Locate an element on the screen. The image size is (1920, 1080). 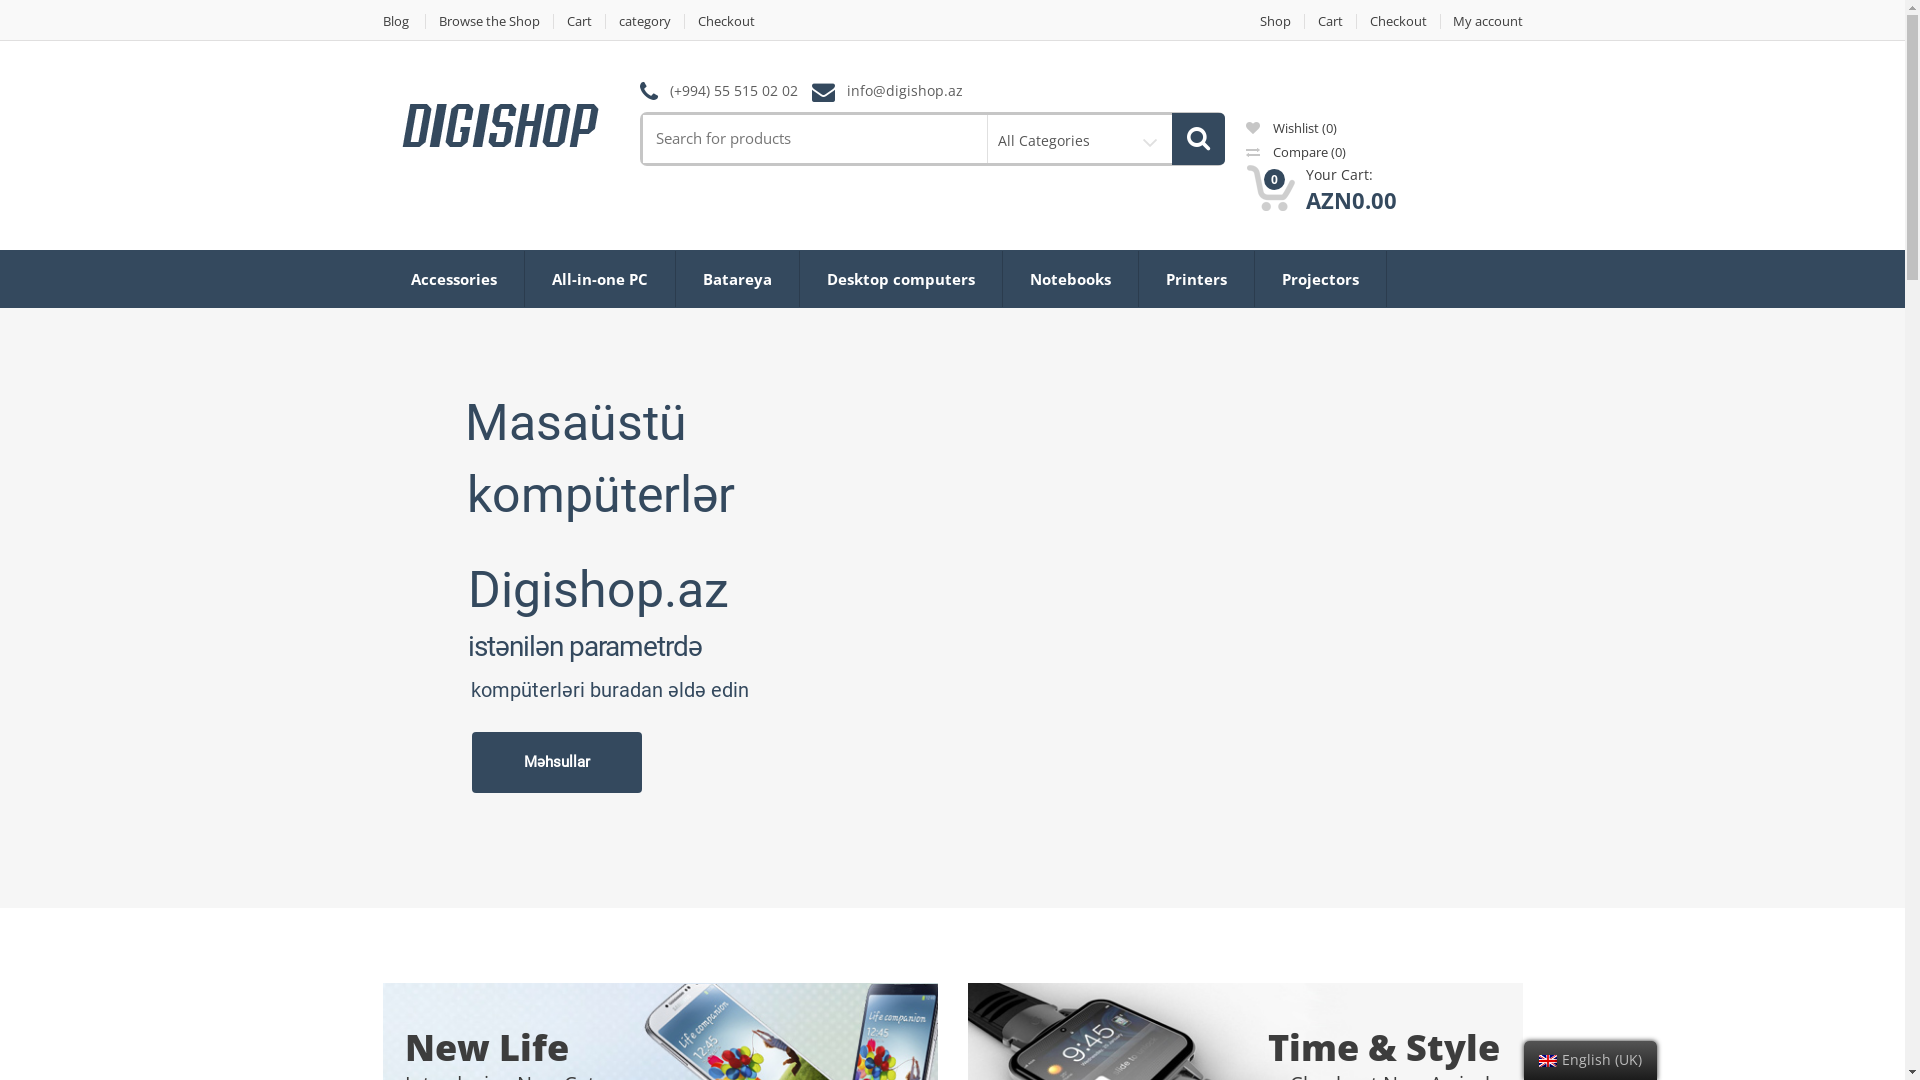
'Browse the Shop' is located at coordinates (425, 21).